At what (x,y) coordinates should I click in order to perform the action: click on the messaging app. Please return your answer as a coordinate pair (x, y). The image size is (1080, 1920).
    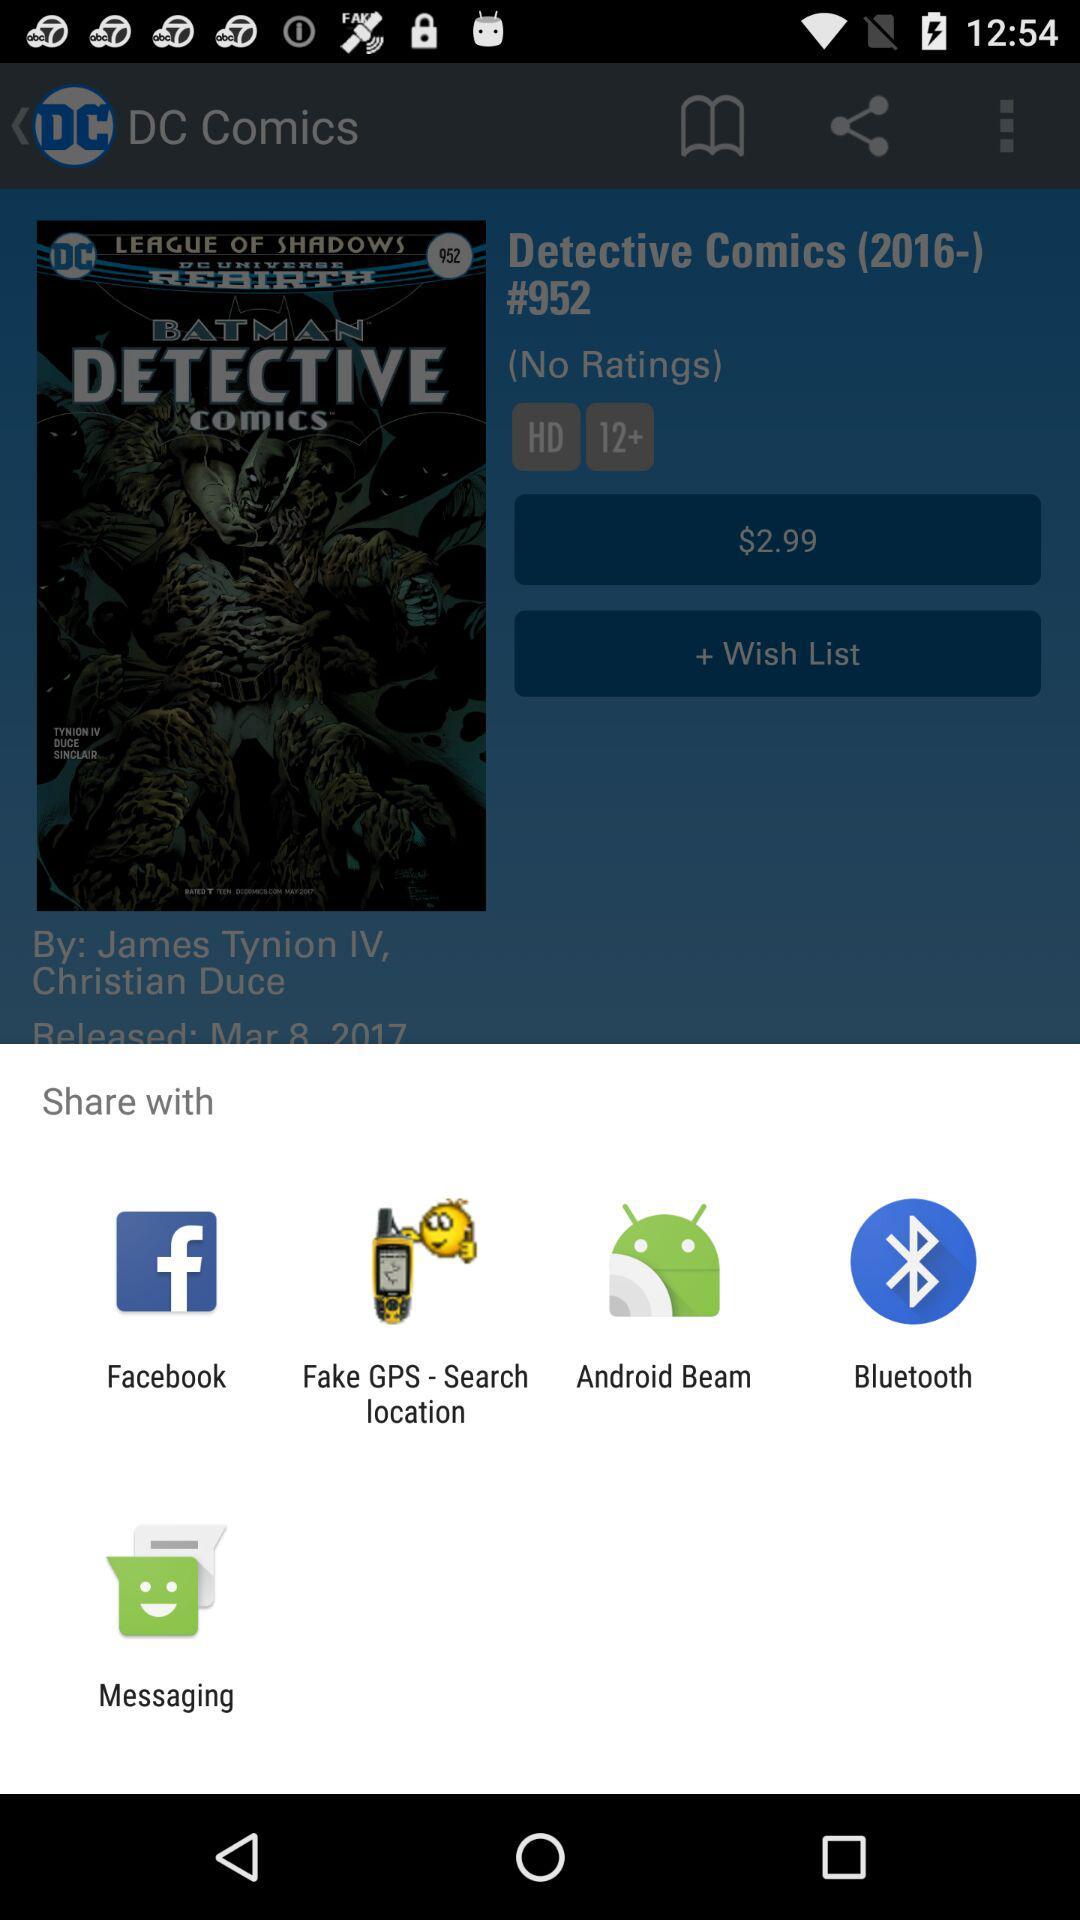
    Looking at the image, I should click on (165, 1711).